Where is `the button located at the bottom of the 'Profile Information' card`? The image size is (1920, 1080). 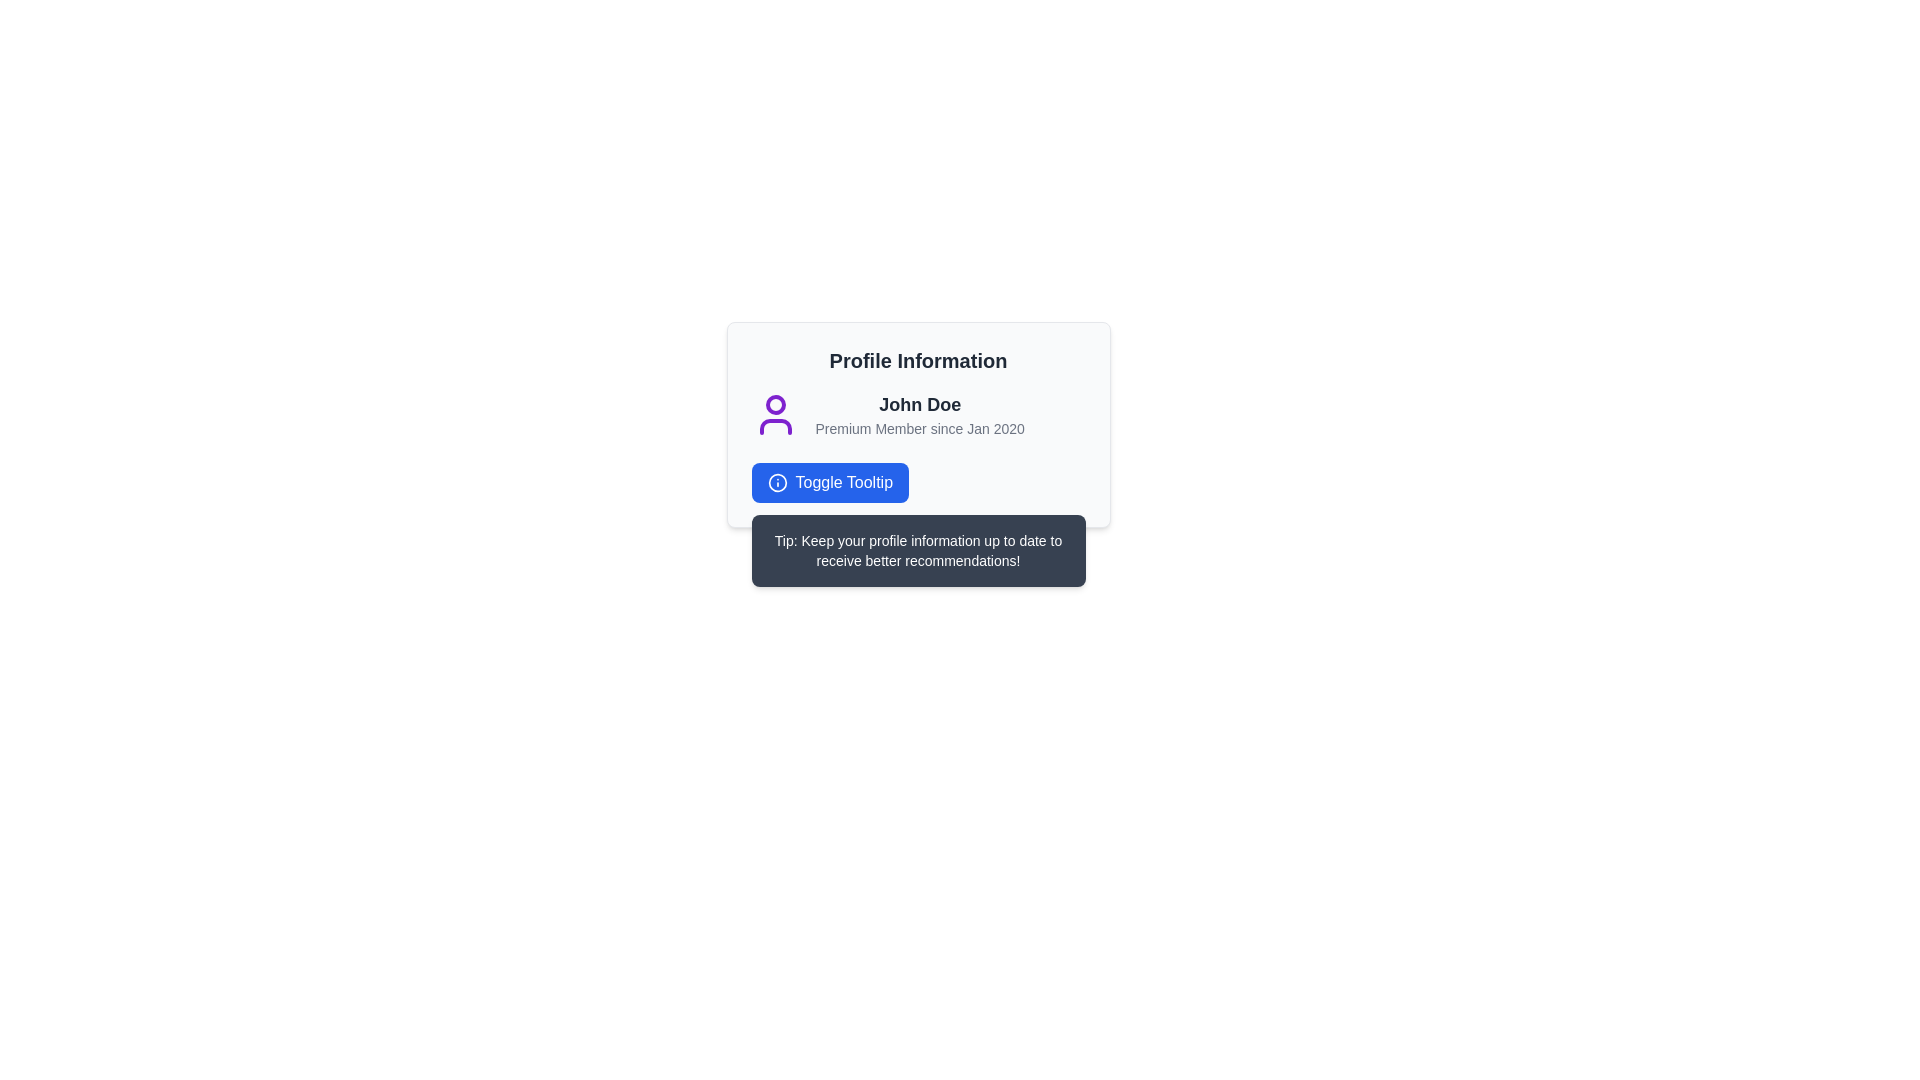 the button located at the bottom of the 'Profile Information' card is located at coordinates (830, 482).